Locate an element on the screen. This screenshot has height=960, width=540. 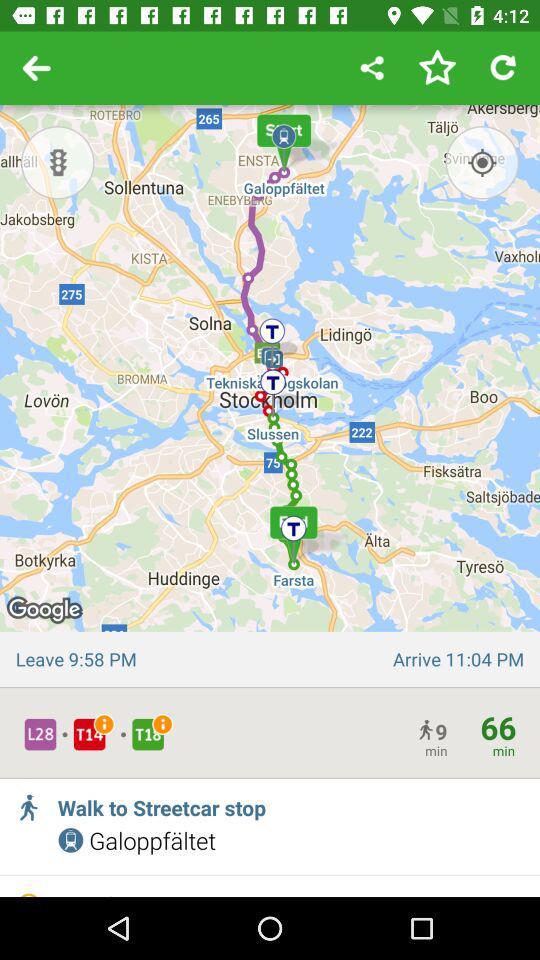
this route is located at coordinates (436, 68).